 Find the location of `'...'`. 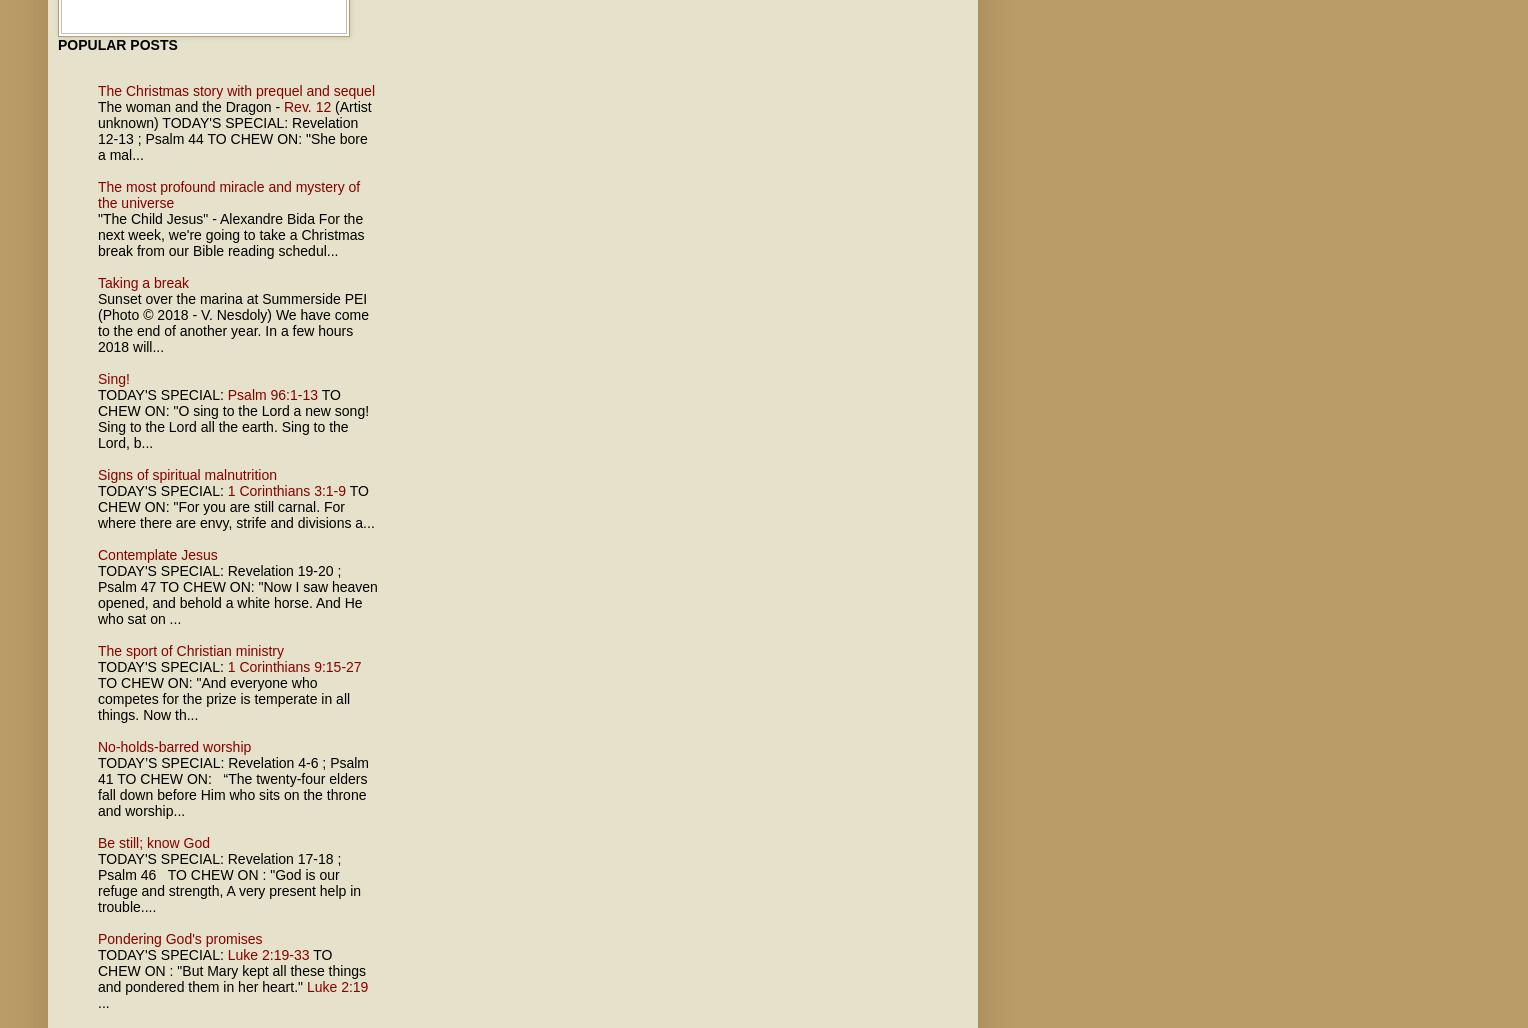

'...' is located at coordinates (102, 1002).